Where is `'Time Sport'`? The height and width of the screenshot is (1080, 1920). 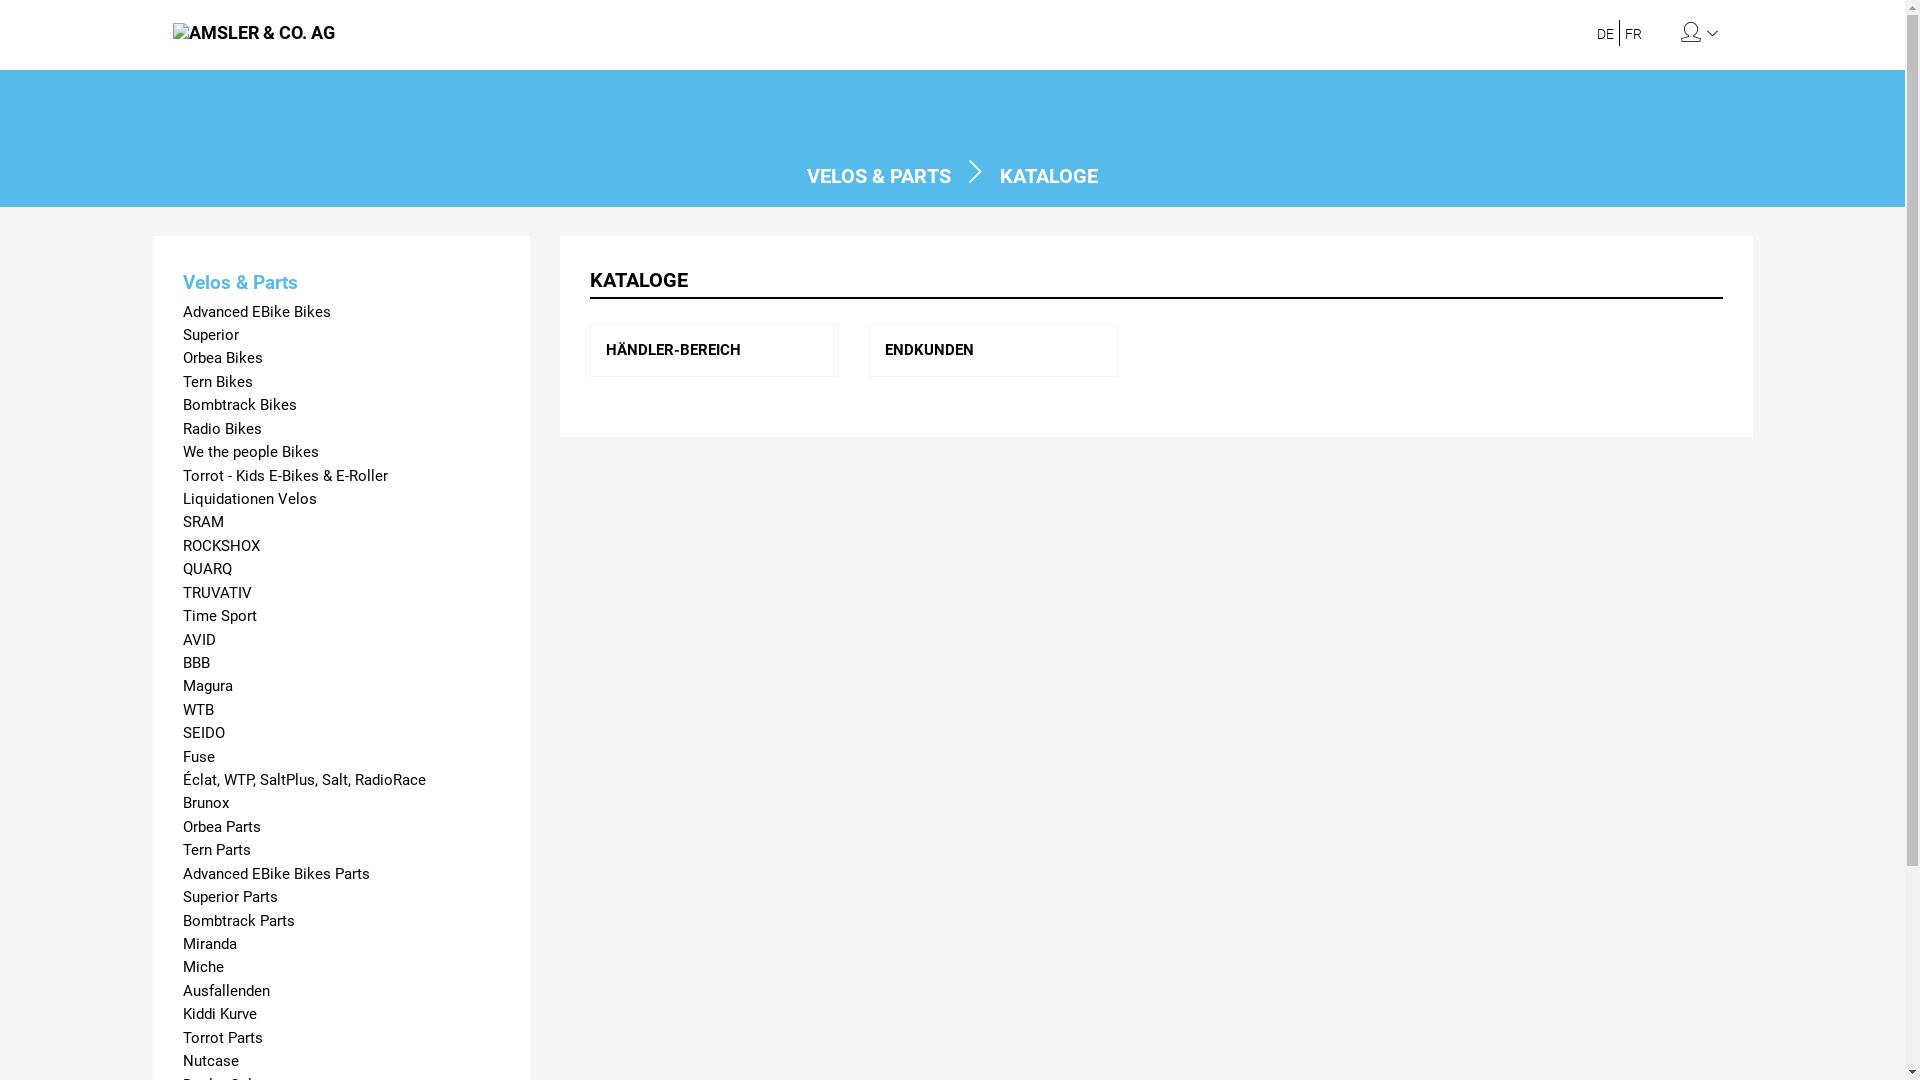
'Time Sport' is located at coordinates (340, 615).